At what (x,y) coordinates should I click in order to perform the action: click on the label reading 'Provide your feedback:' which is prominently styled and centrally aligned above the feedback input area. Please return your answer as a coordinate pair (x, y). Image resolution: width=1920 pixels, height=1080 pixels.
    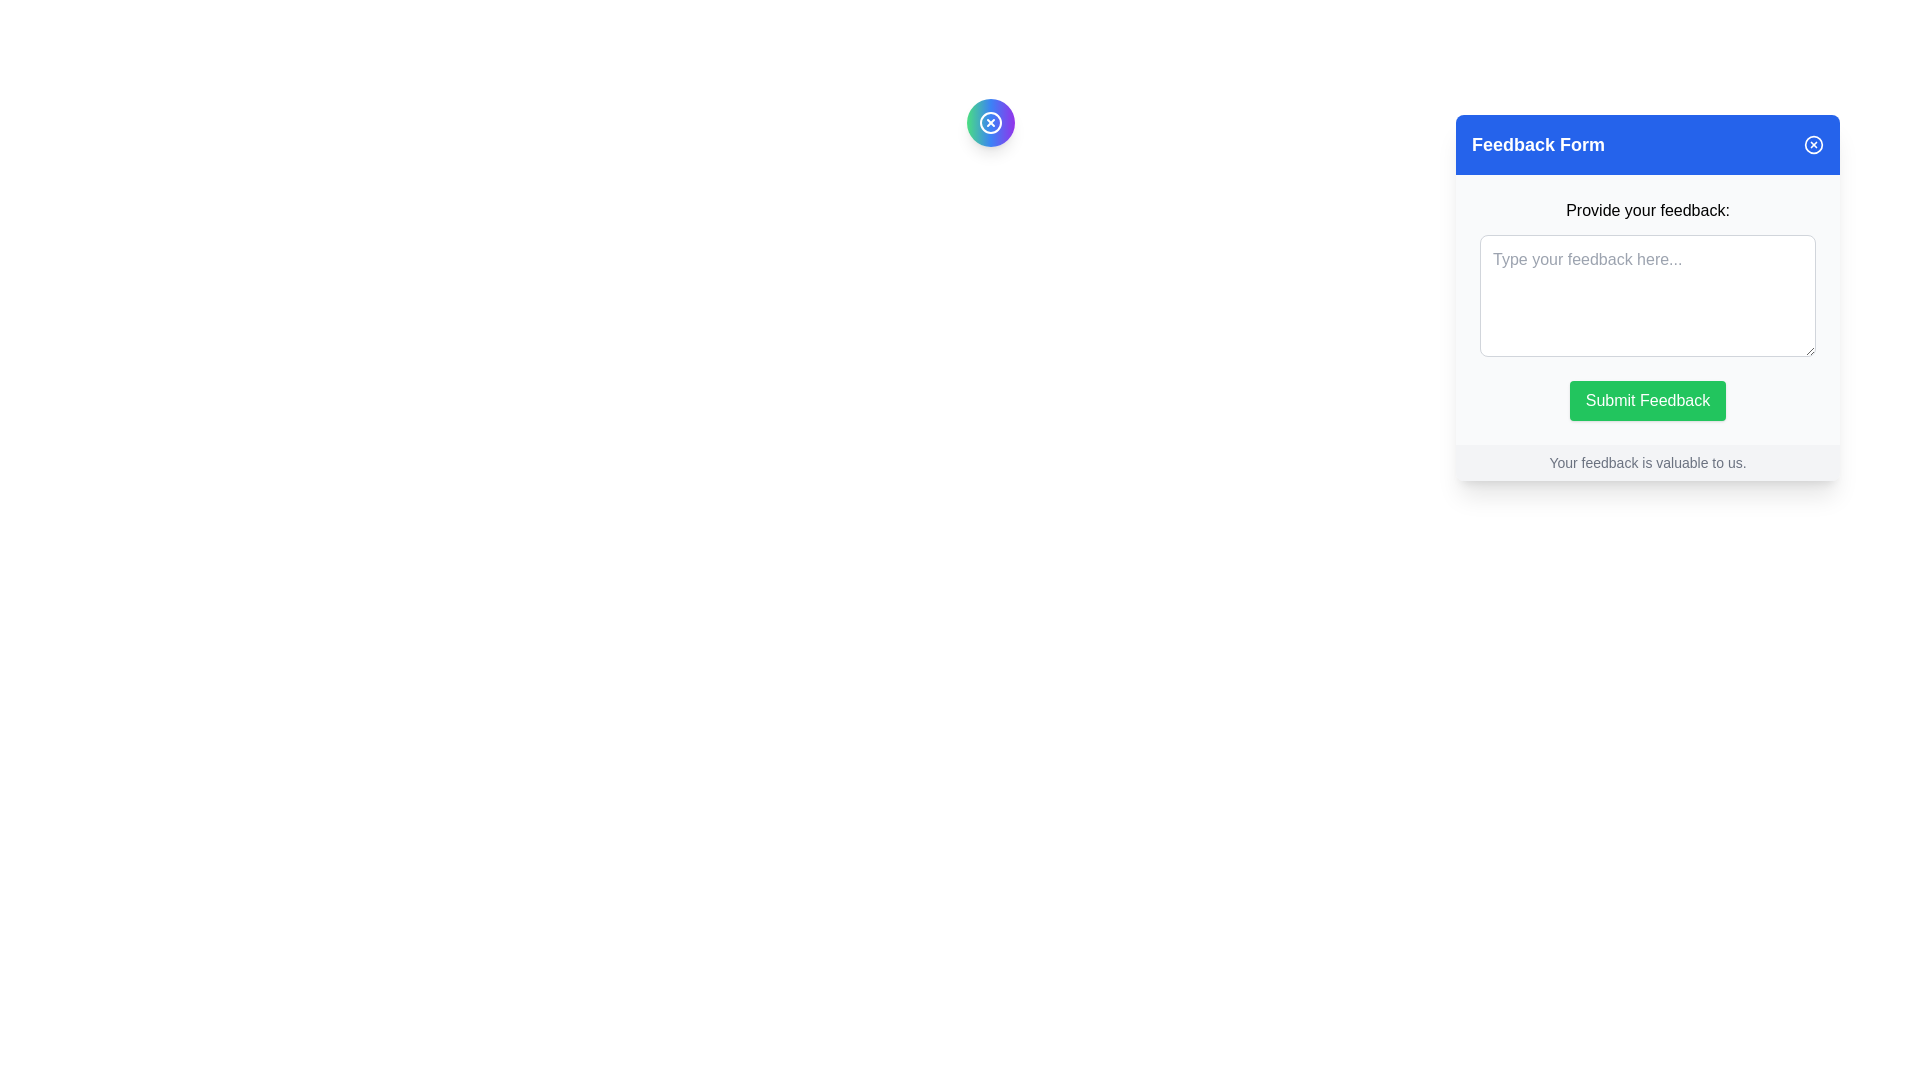
    Looking at the image, I should click on (1647, 211).